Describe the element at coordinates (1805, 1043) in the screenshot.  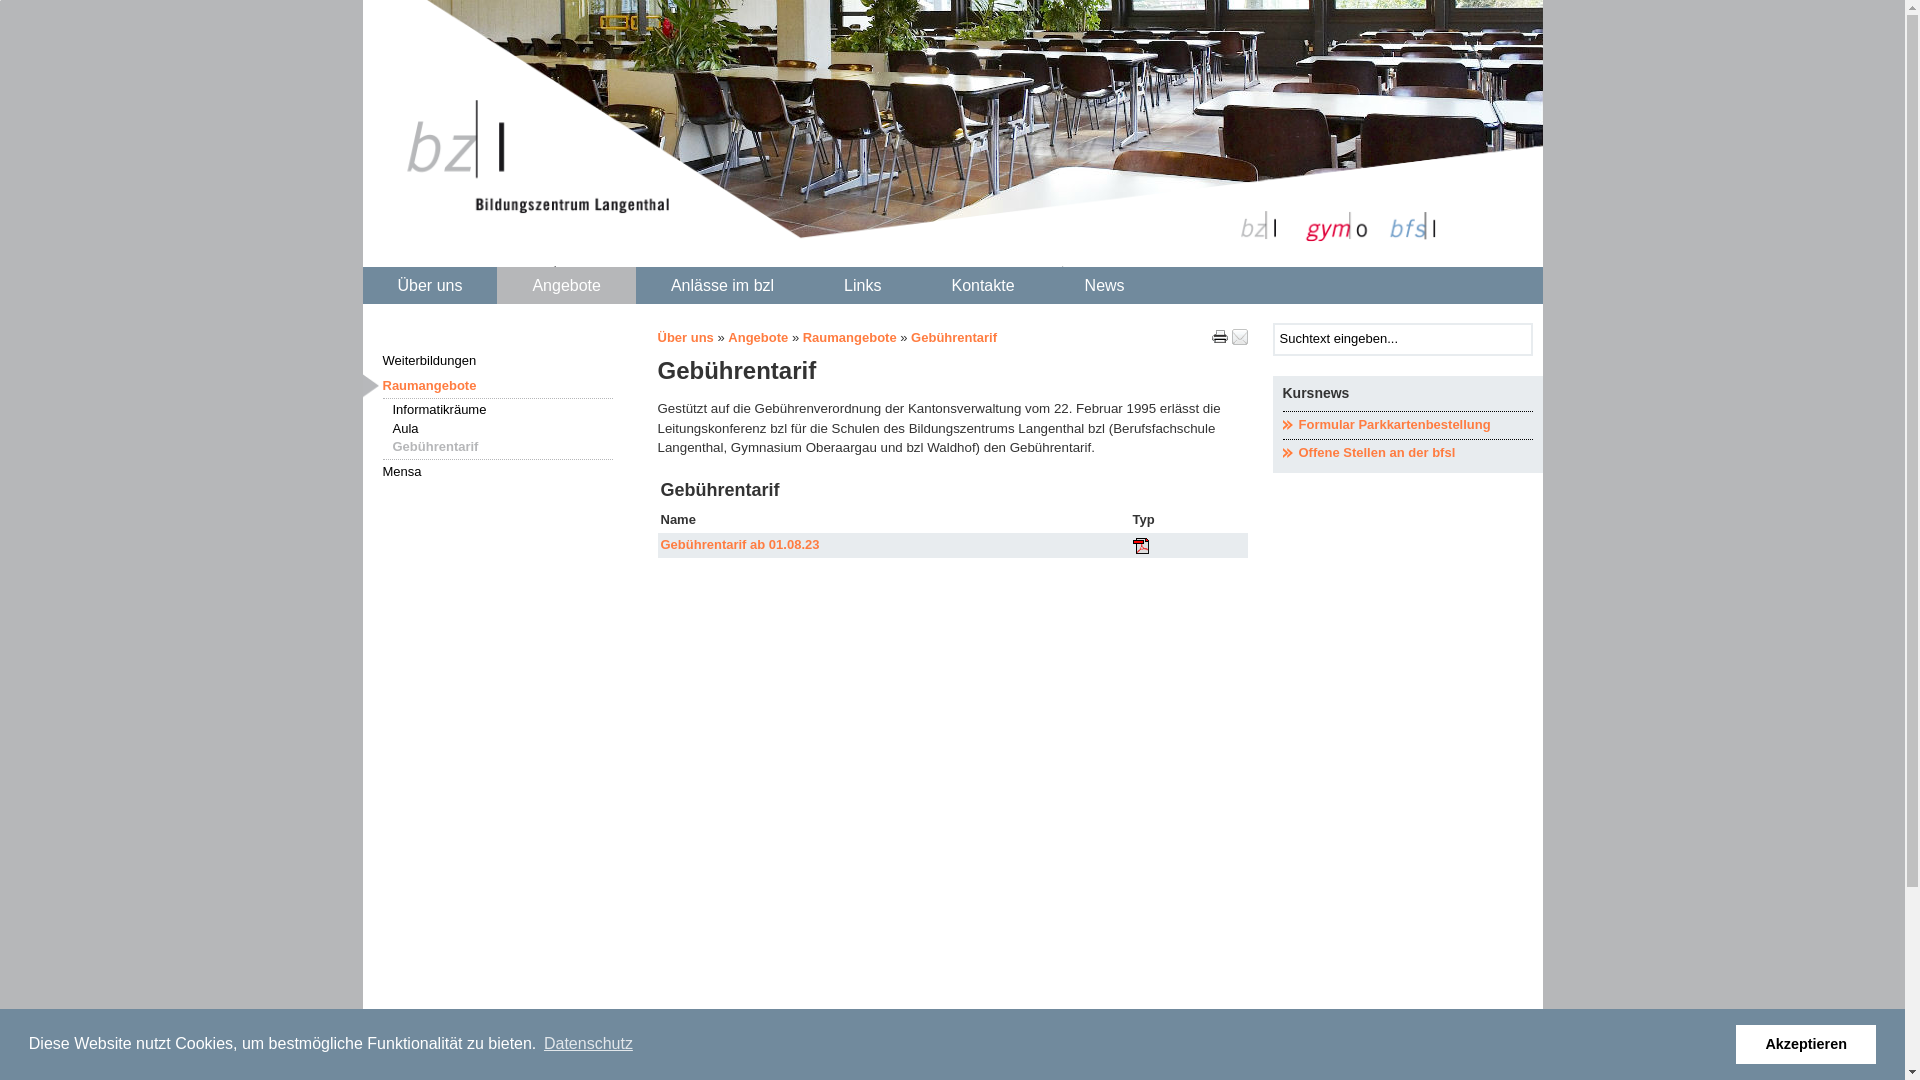
I see `'Akzeptieren'` at that location.